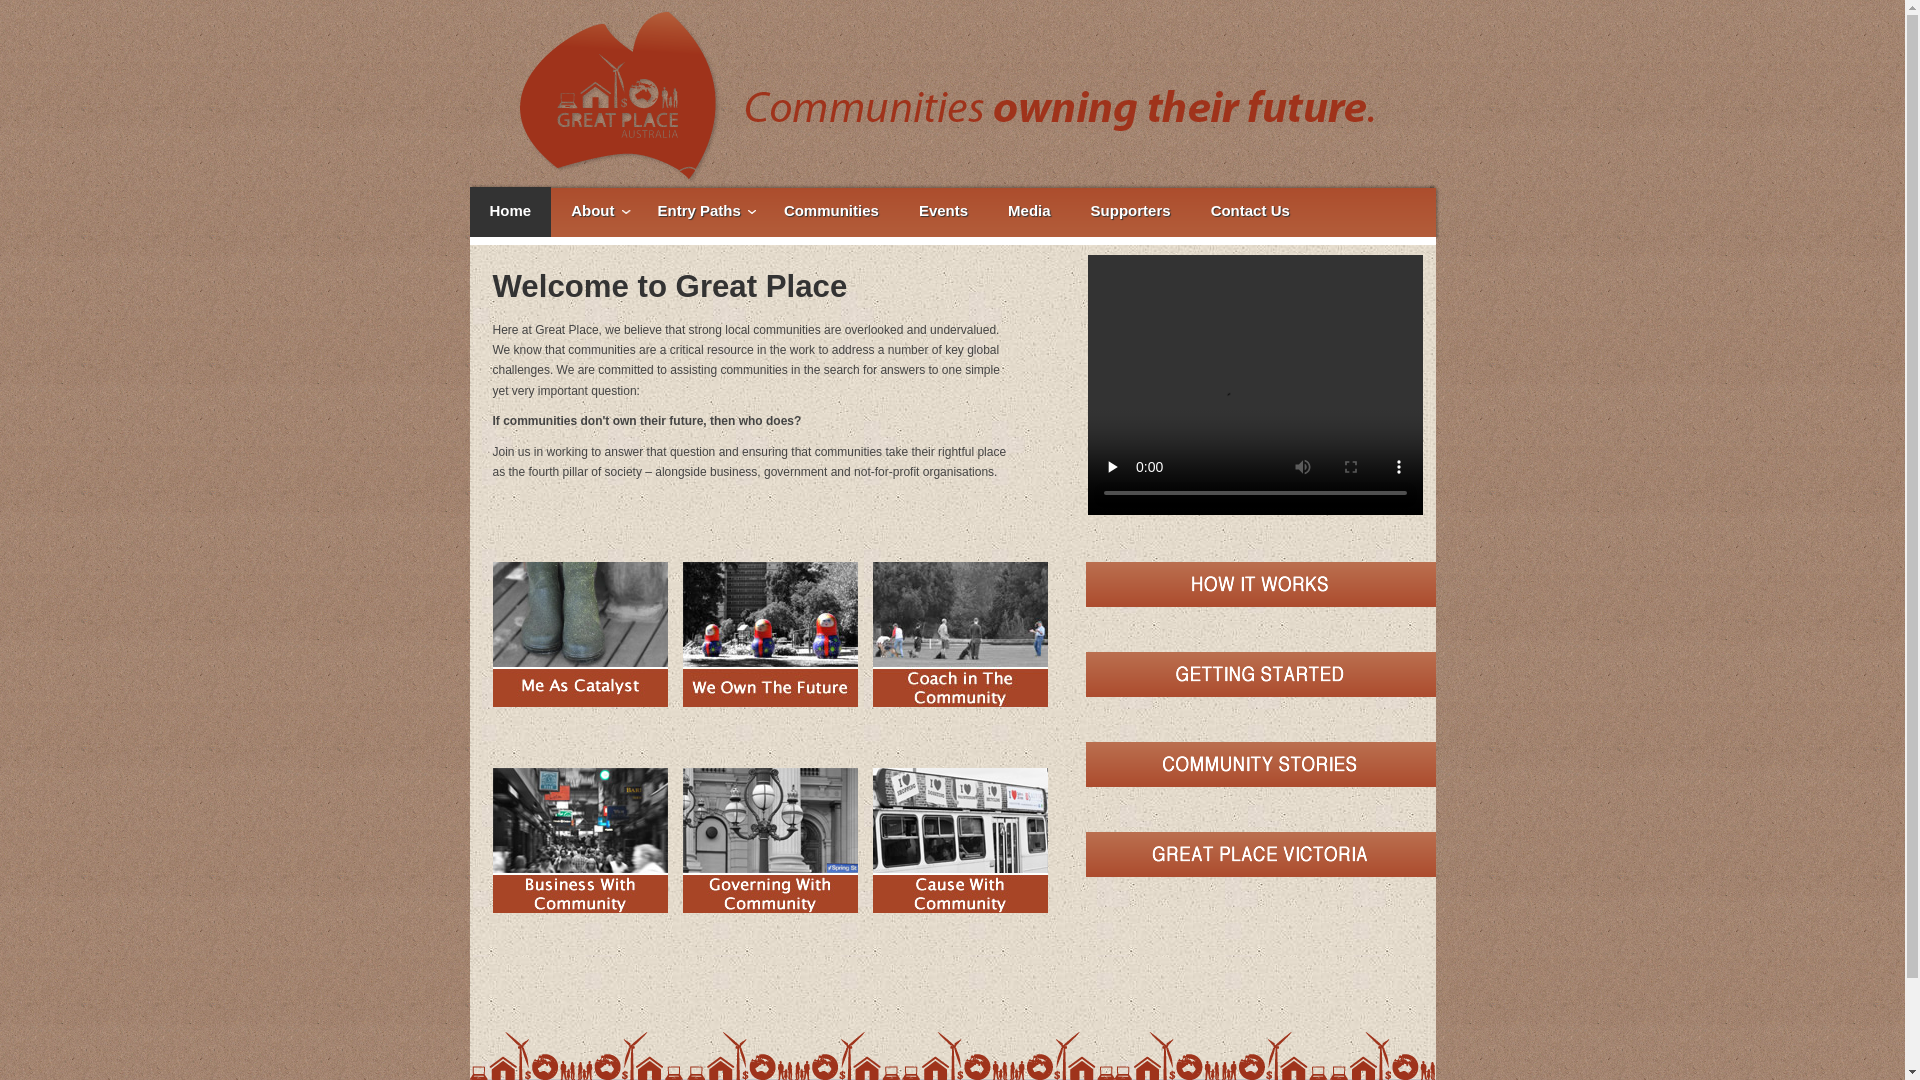 The image size is (1920, 1080). I want to click on 'Communities', so click(831, 212).